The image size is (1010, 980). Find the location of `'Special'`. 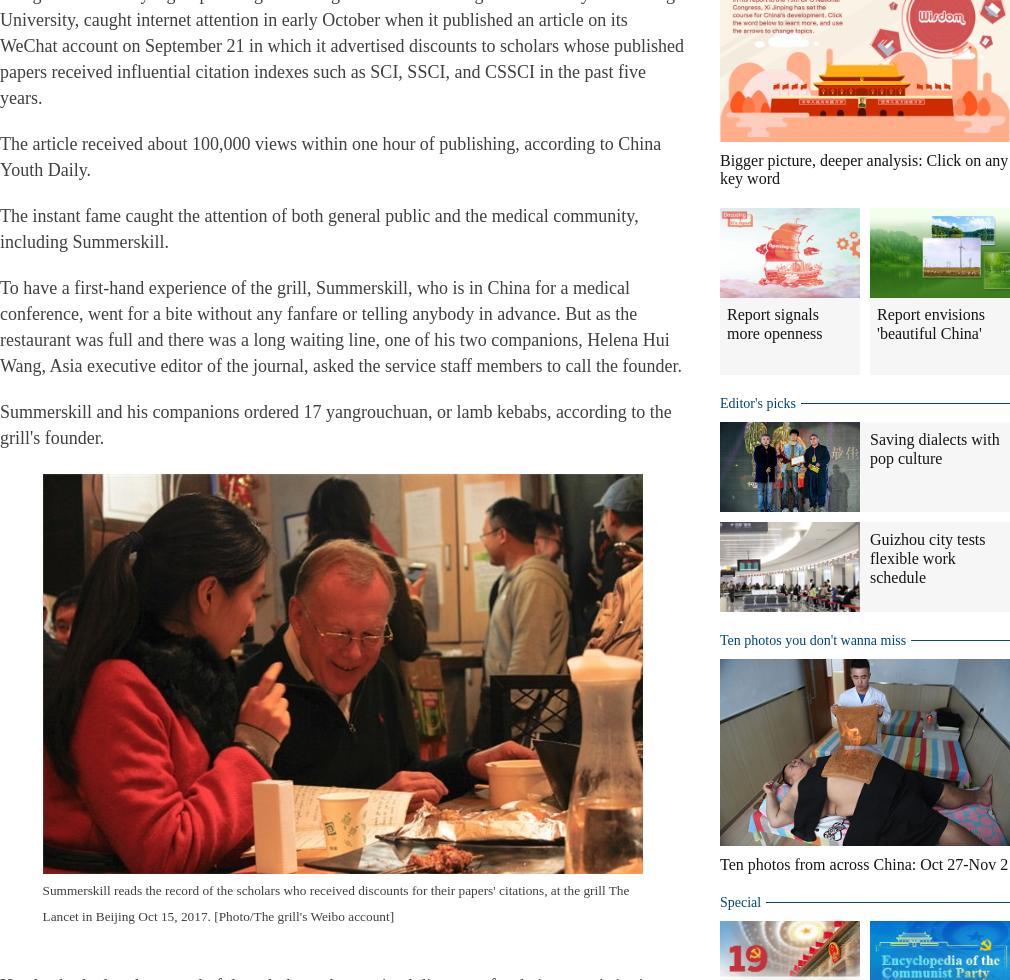

'Special' is located at coordinates (739, 902).